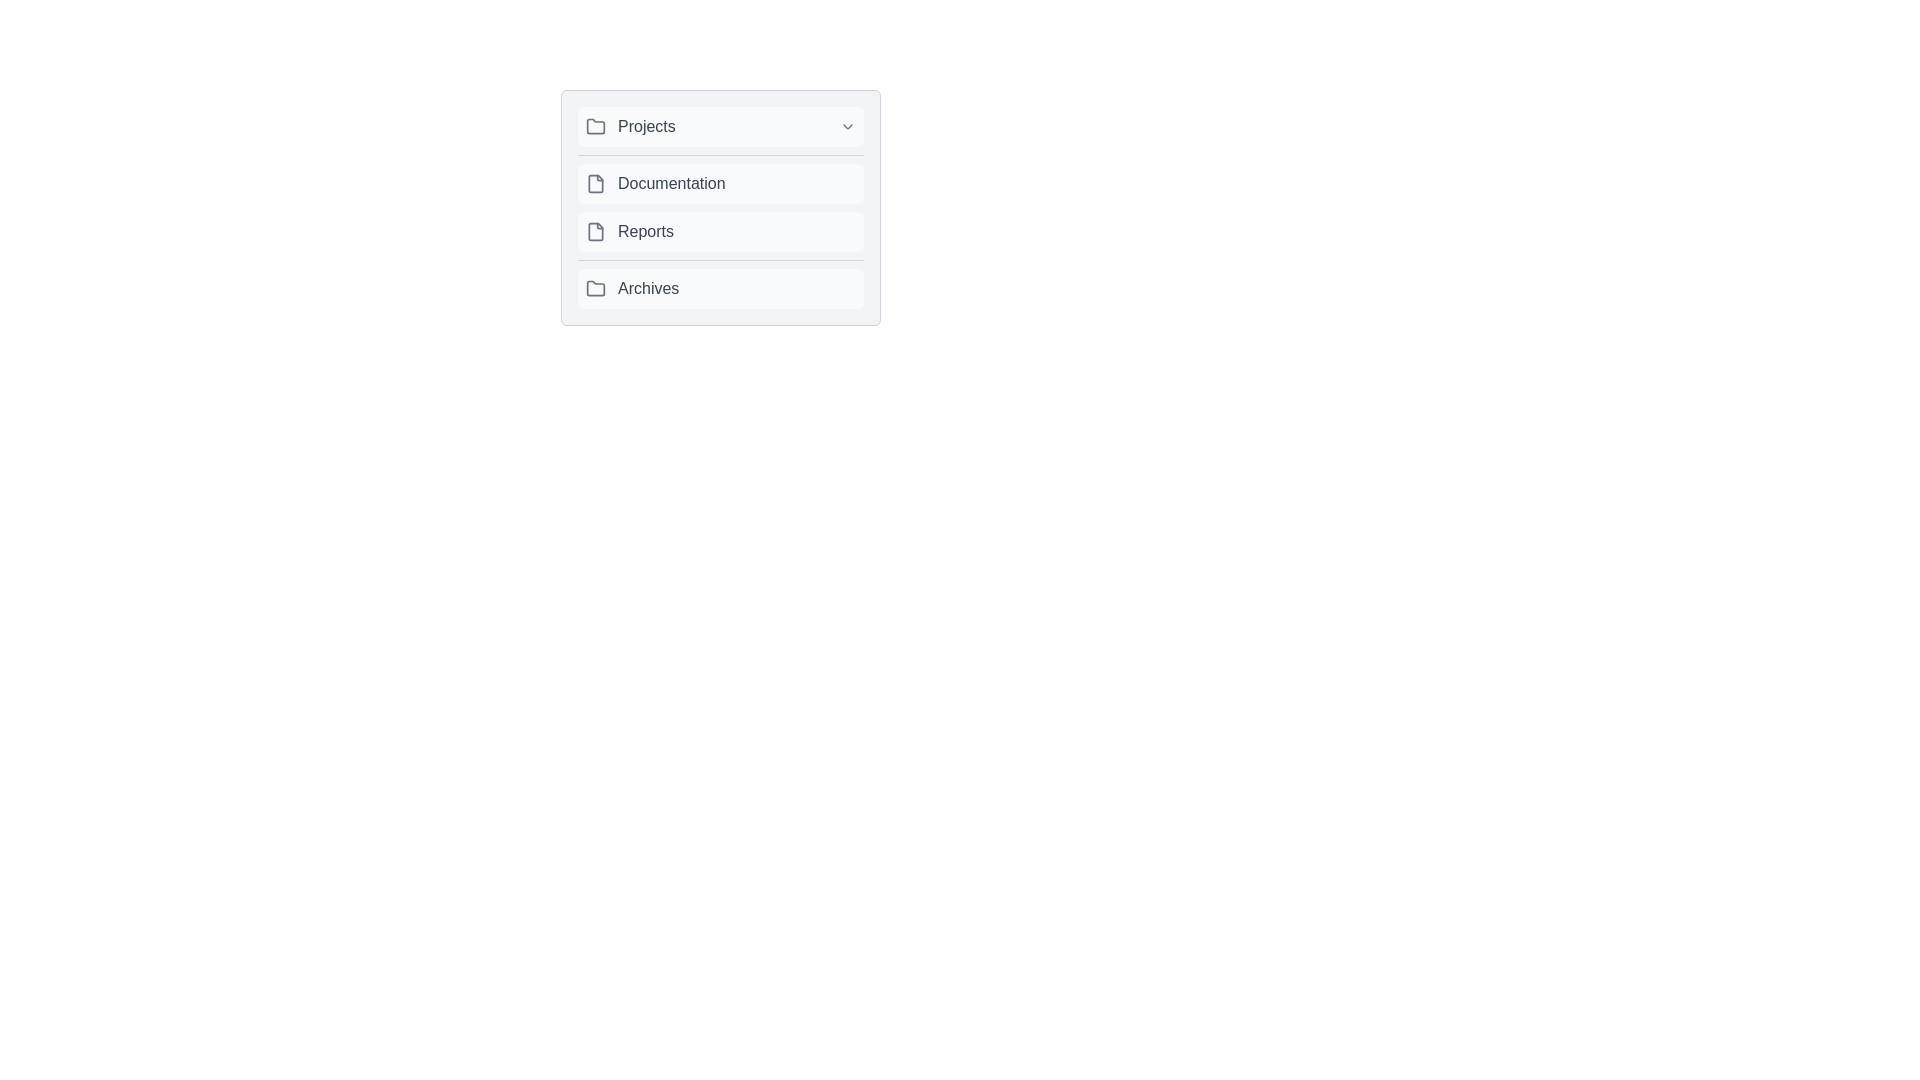  I want to click on the red document icon with a folded corner located, so click(594, 184).